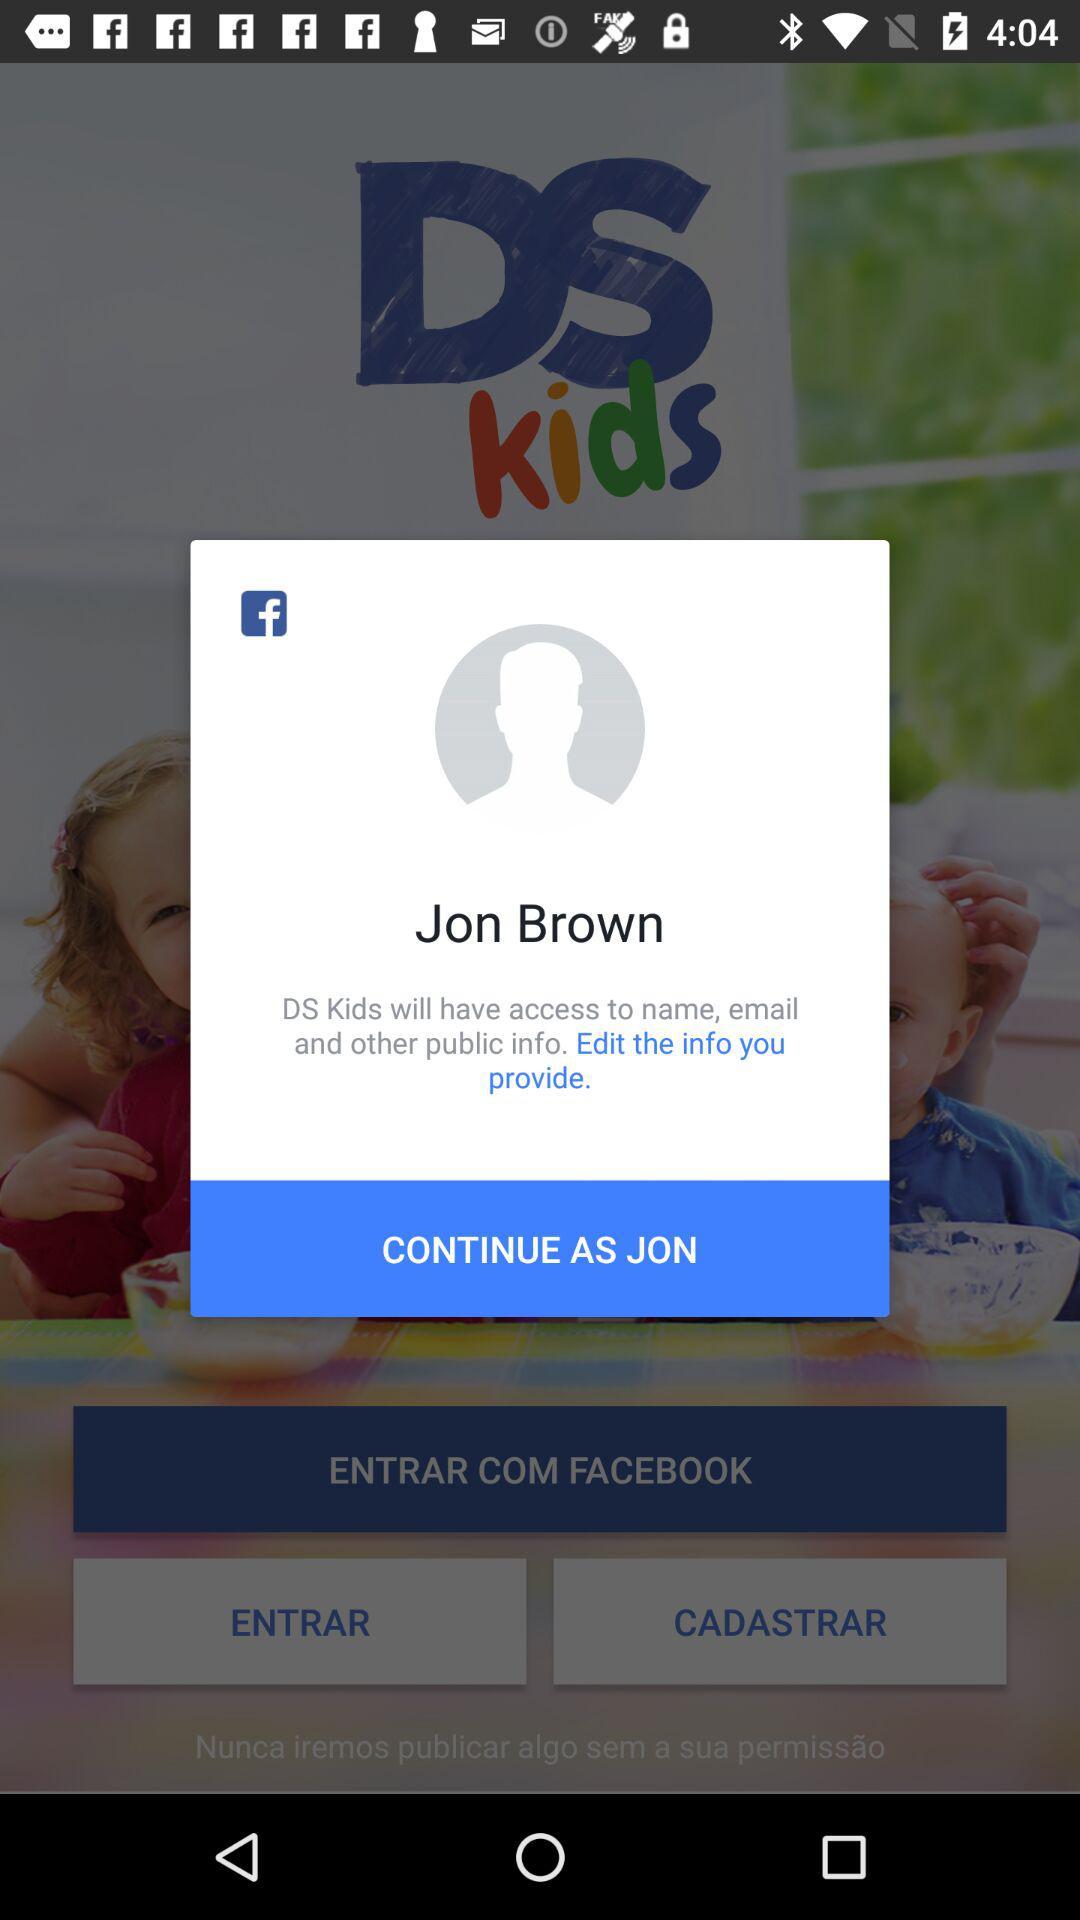 This screenshot has width=1080, height=1920. I want to click on the item below jon brown, so click(540, 1041).